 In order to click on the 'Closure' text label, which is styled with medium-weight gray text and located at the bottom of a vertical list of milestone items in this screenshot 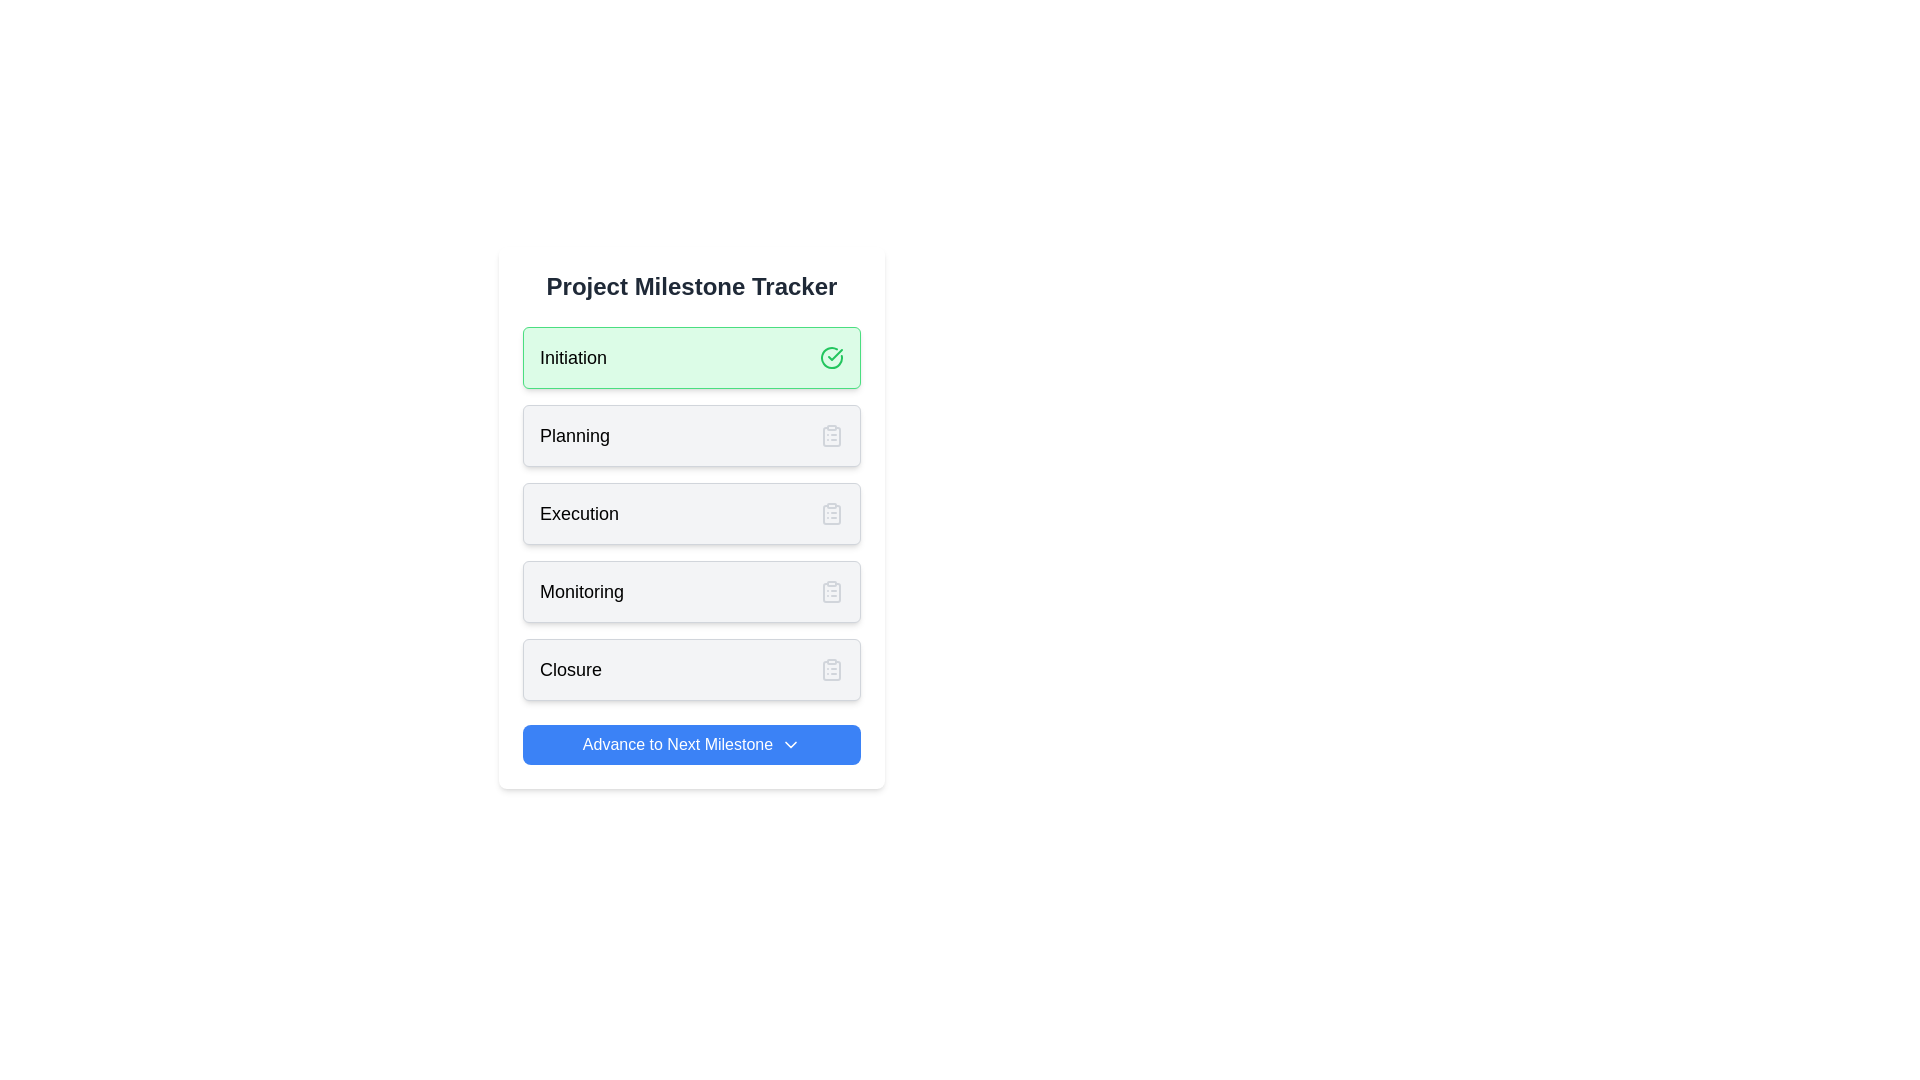, I will do `click(570, 670)`.